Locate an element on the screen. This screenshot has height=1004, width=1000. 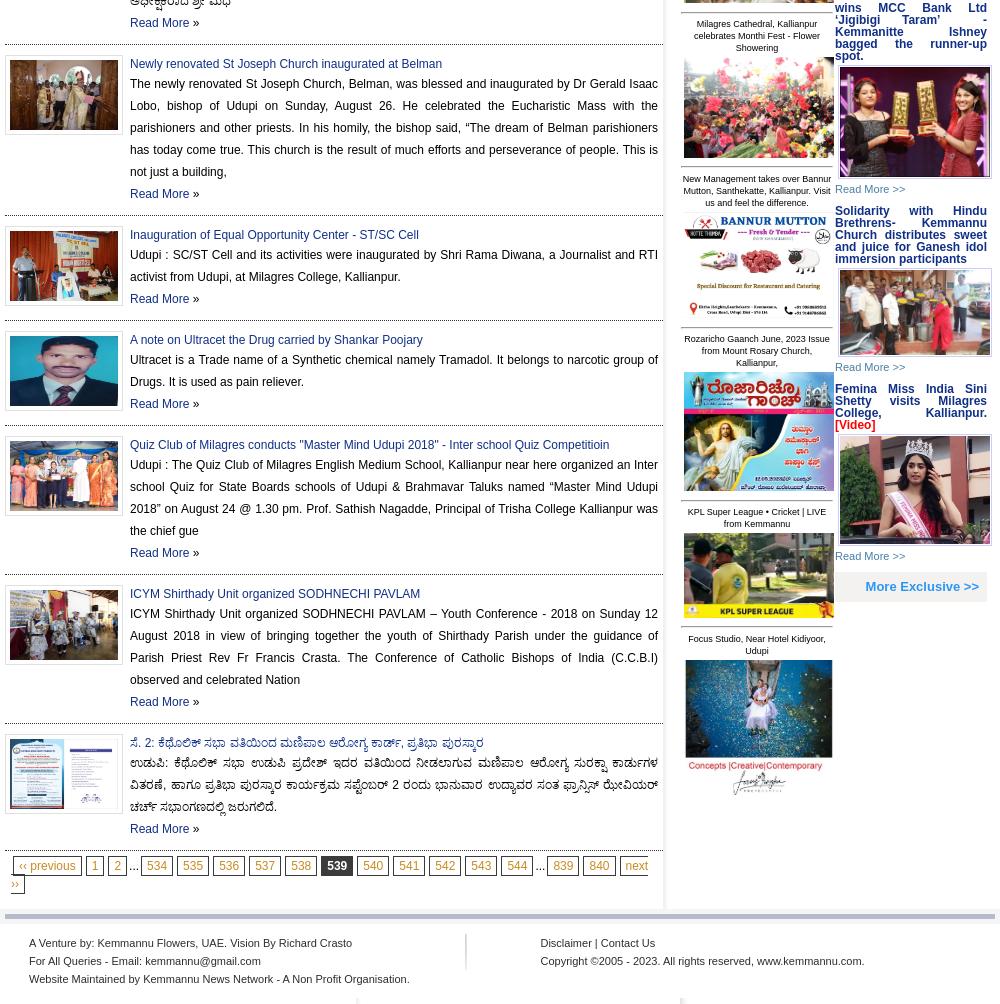
'537' is located at coordinates (255, 865).